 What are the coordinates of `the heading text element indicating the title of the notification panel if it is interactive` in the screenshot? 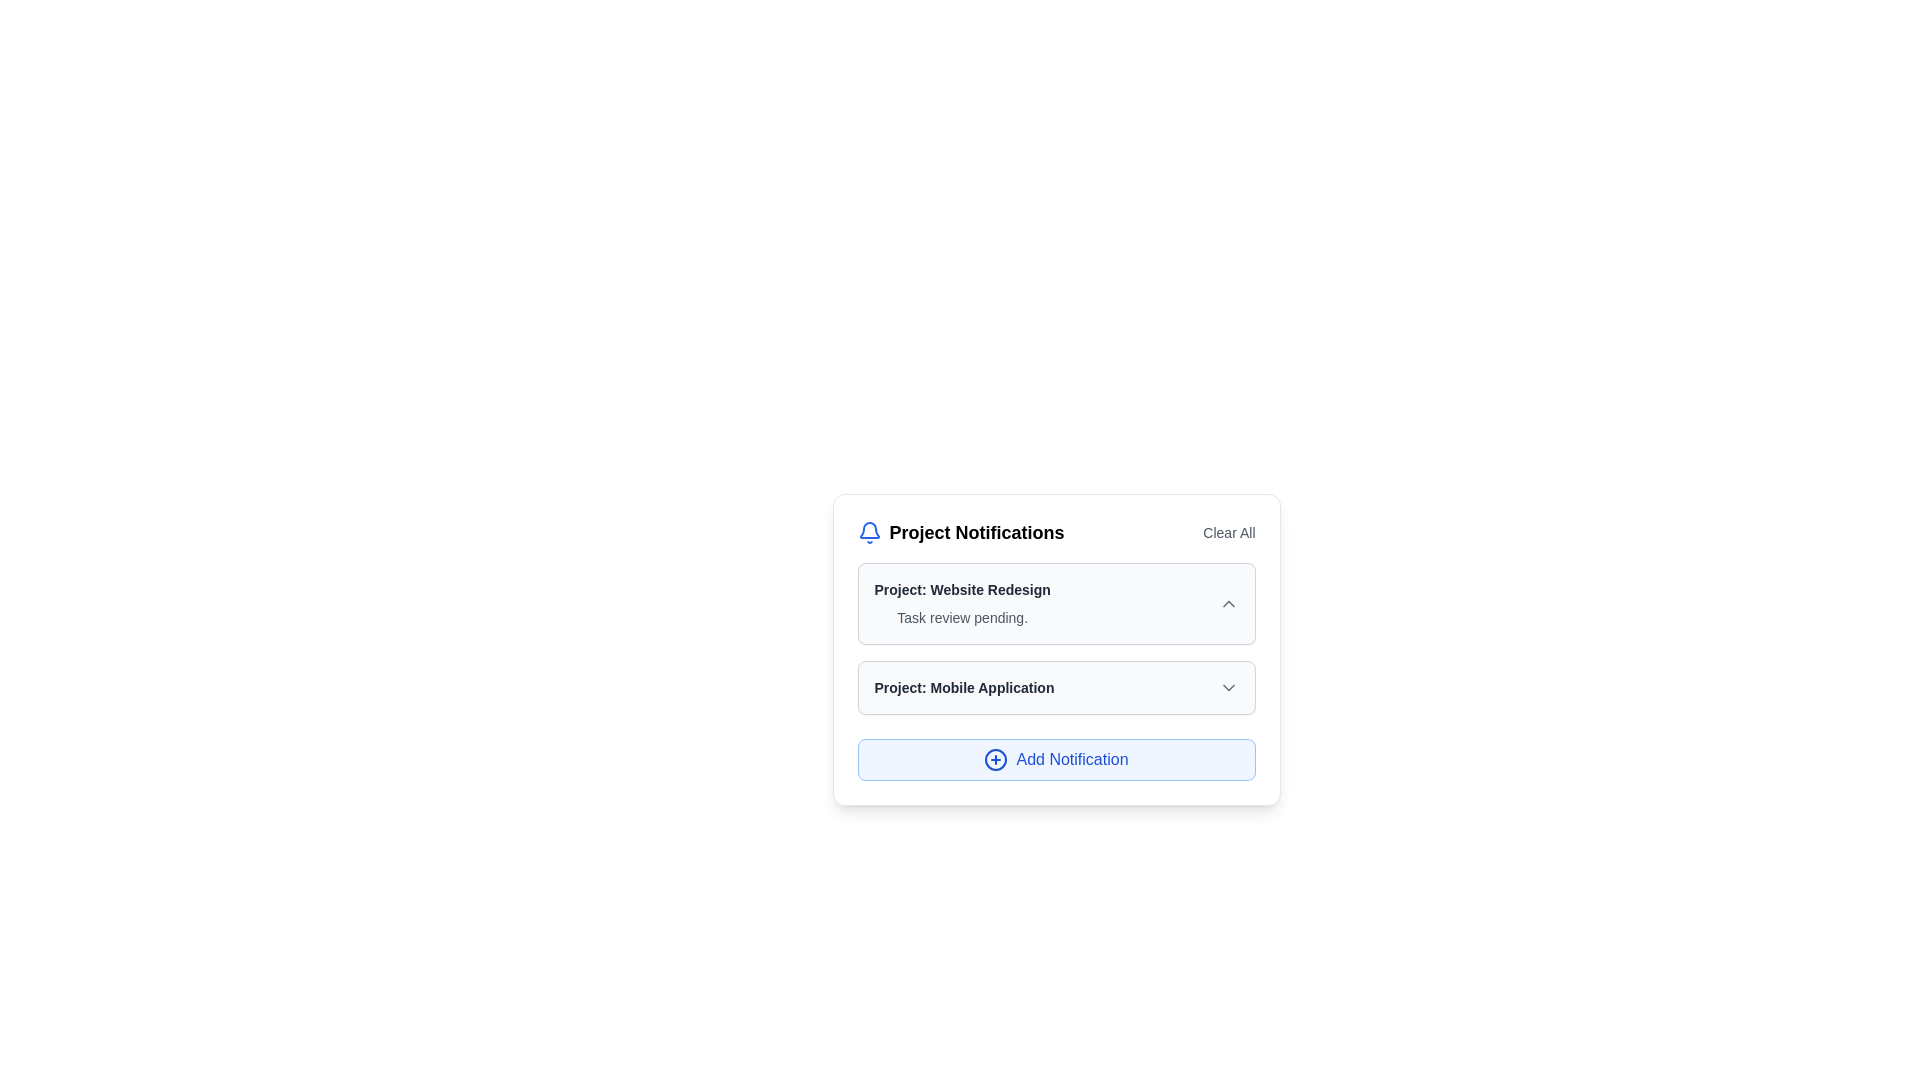 It's located at (960, 531).